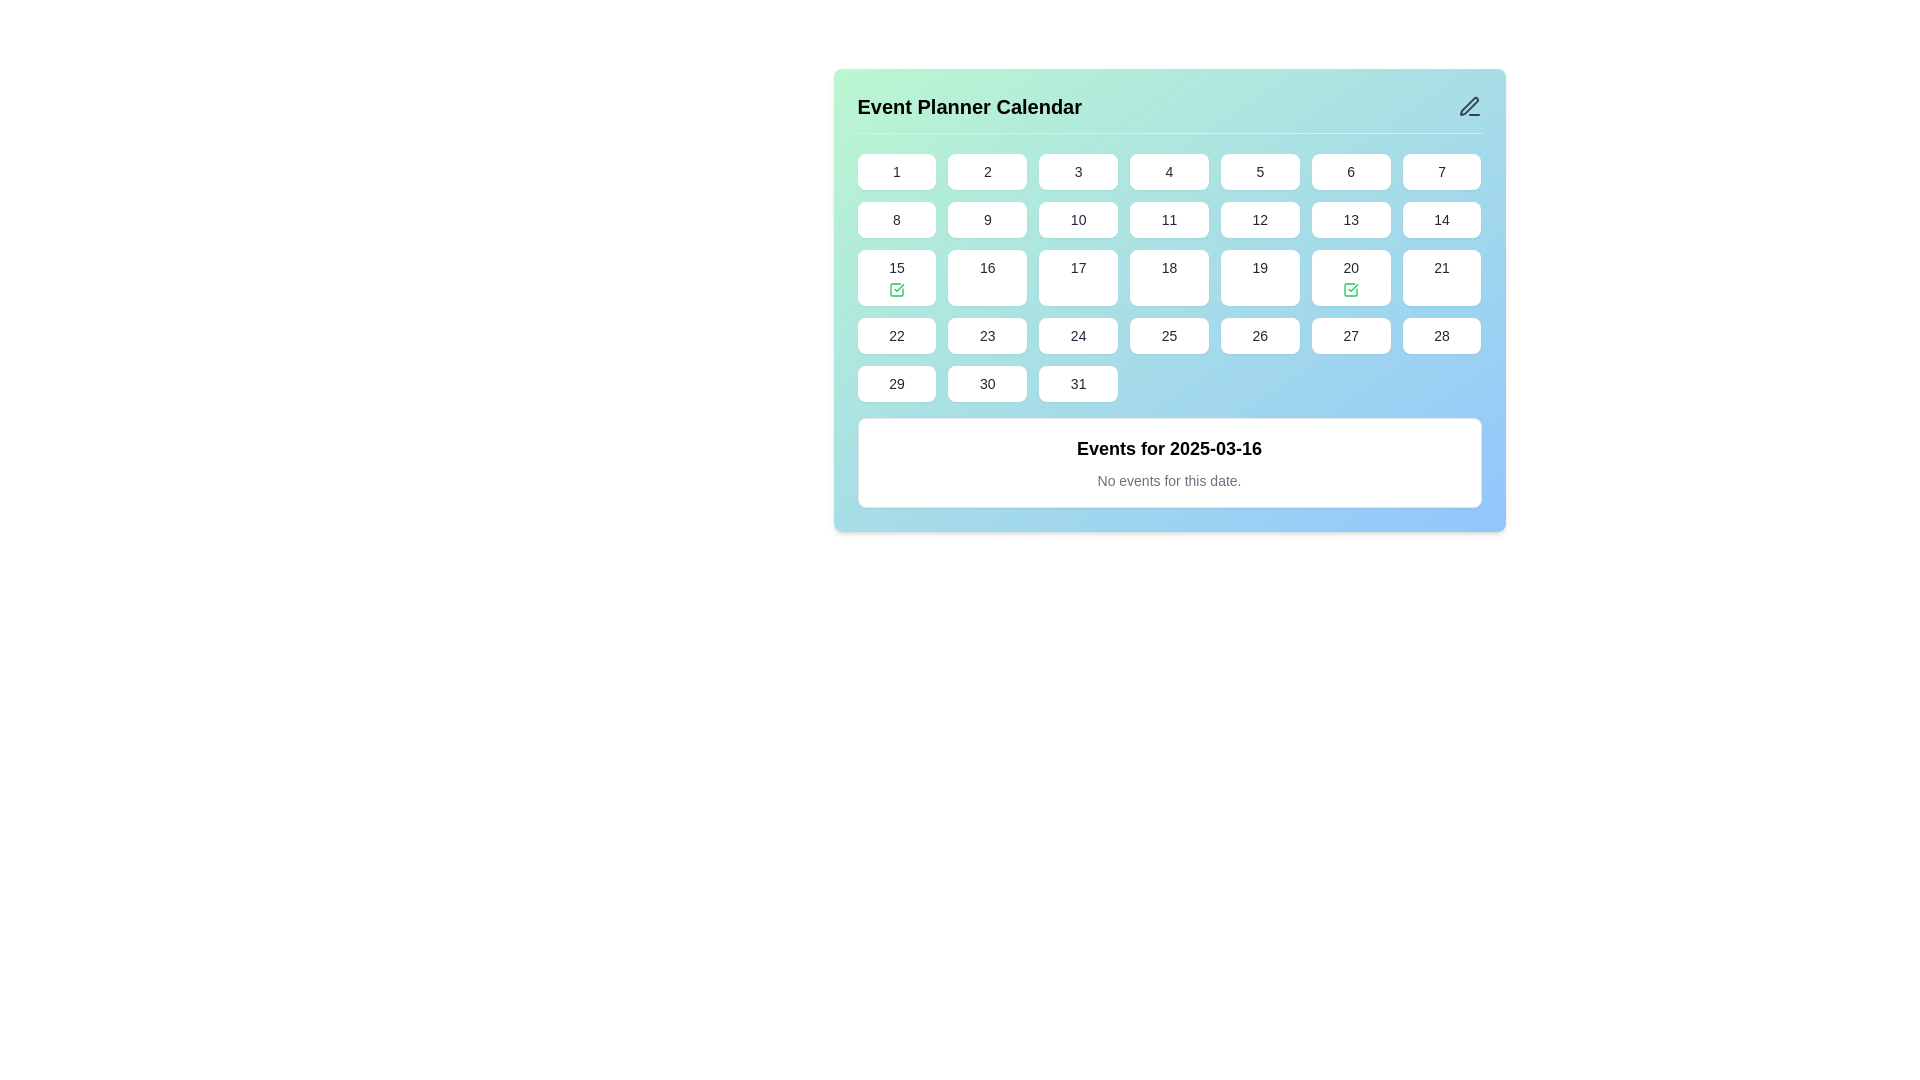  I want to click on the button representing the 18th day in the calendar, so click(1169, 277).